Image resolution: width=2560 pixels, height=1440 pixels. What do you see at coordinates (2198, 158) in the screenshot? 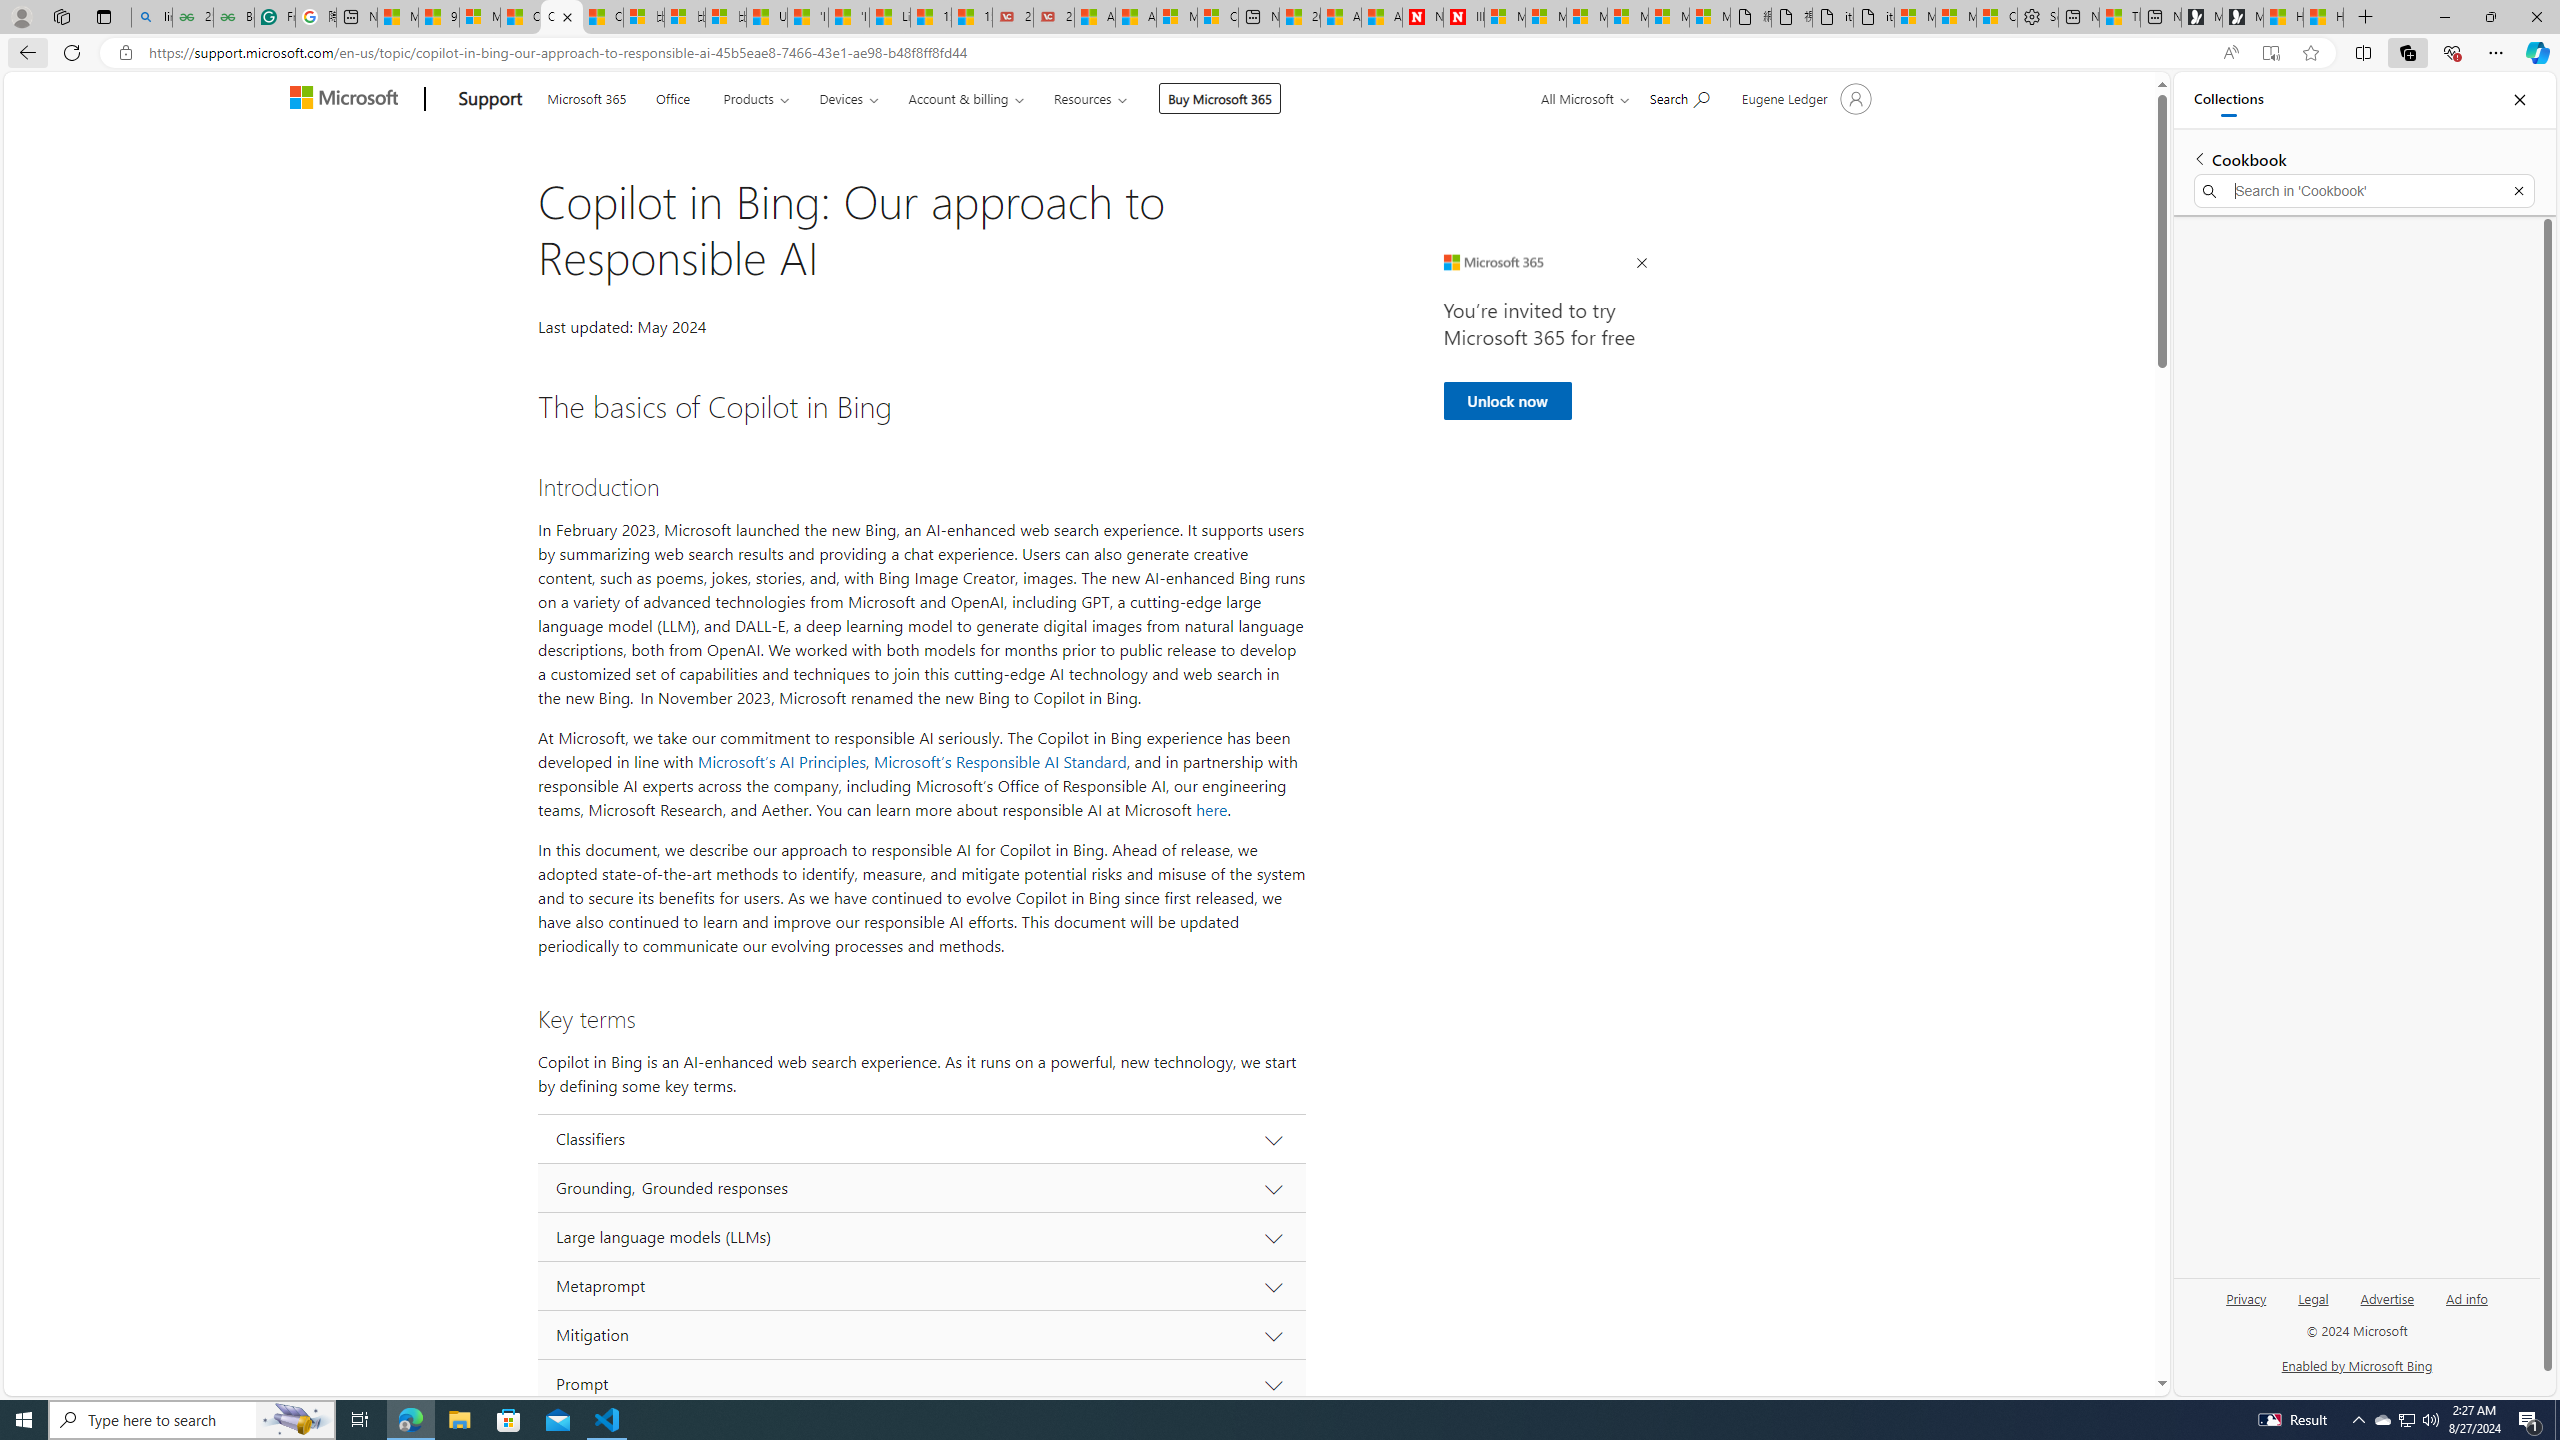
I see `'Back to list of collections'` at bounding box center [2198, 158].